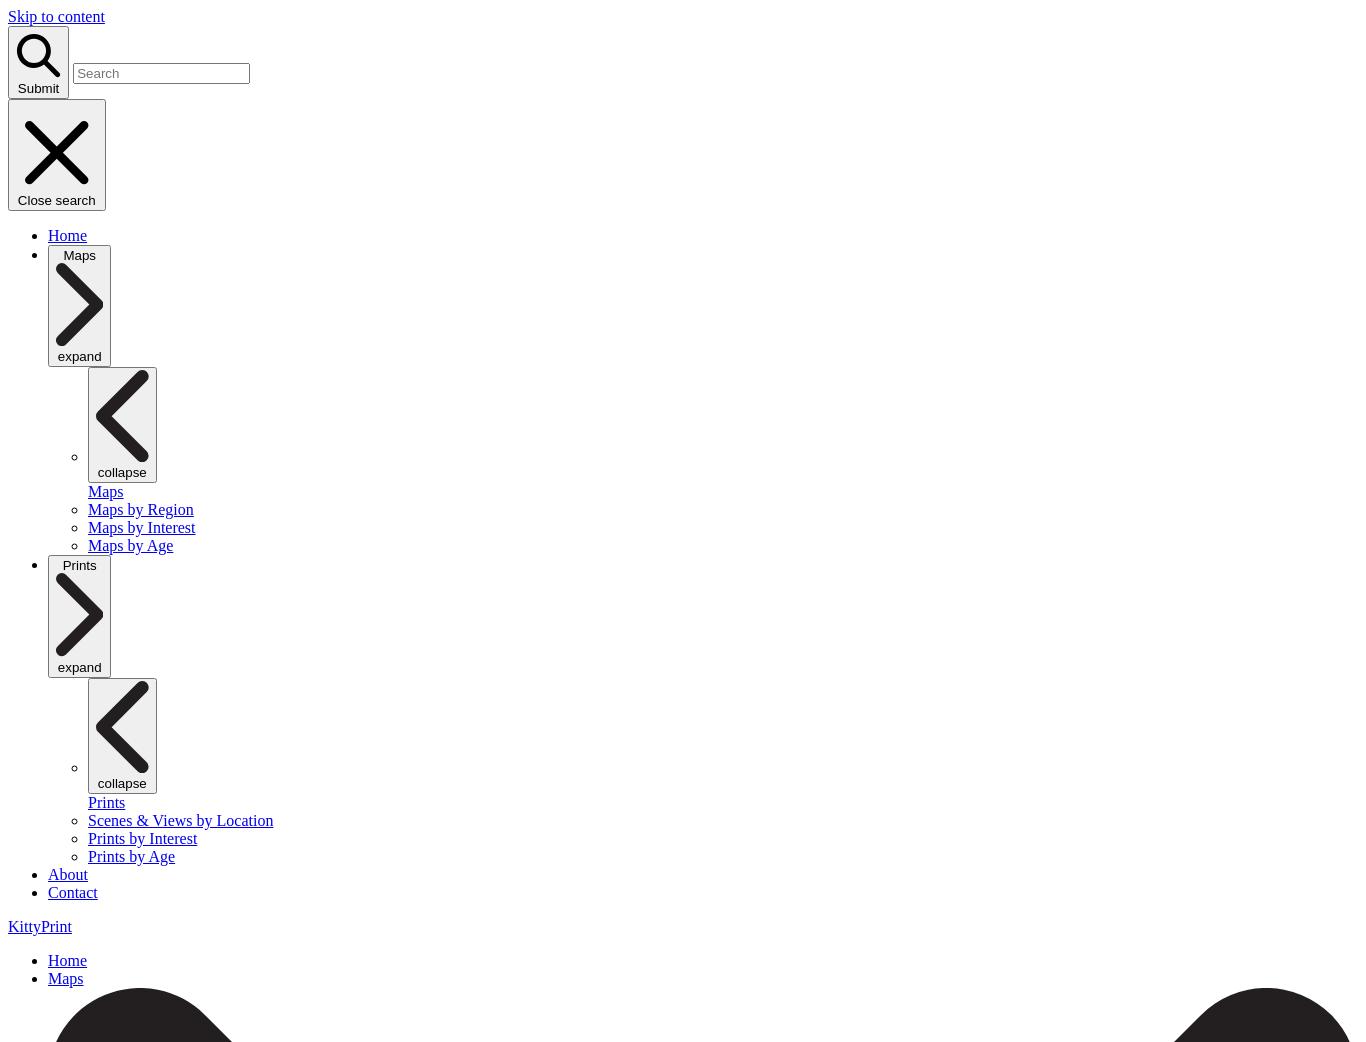 The image size is (1366, 1042). What do you see at coordinates (40, 924) in the screenshot?
I see `'KittyPrint'` at bounding box center [40, 924].